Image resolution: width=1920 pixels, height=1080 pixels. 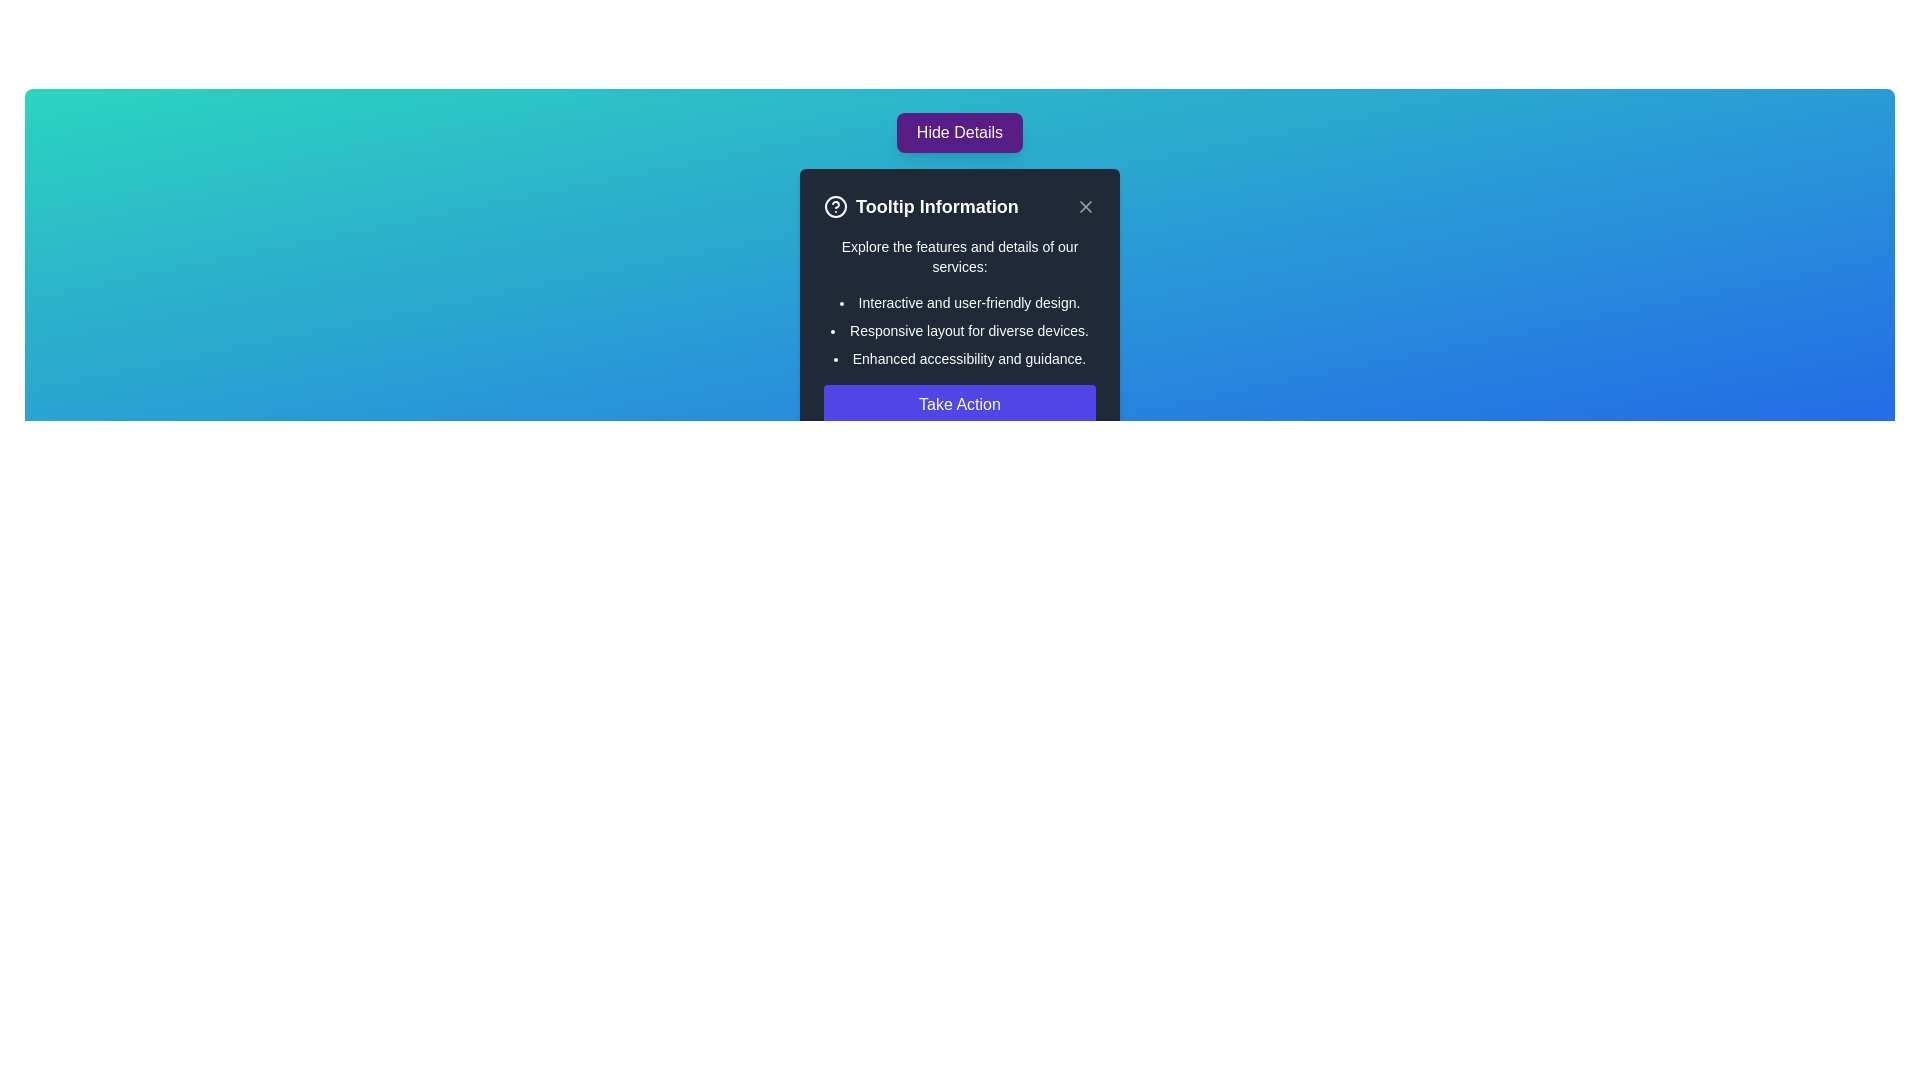 I want to click on the first bullet point text reading 'Interactive and user-friendly design.' in the dark-themed modal labeled 'Tooltip Information' to potentially see additional functionality, so click(x=960, y=303).